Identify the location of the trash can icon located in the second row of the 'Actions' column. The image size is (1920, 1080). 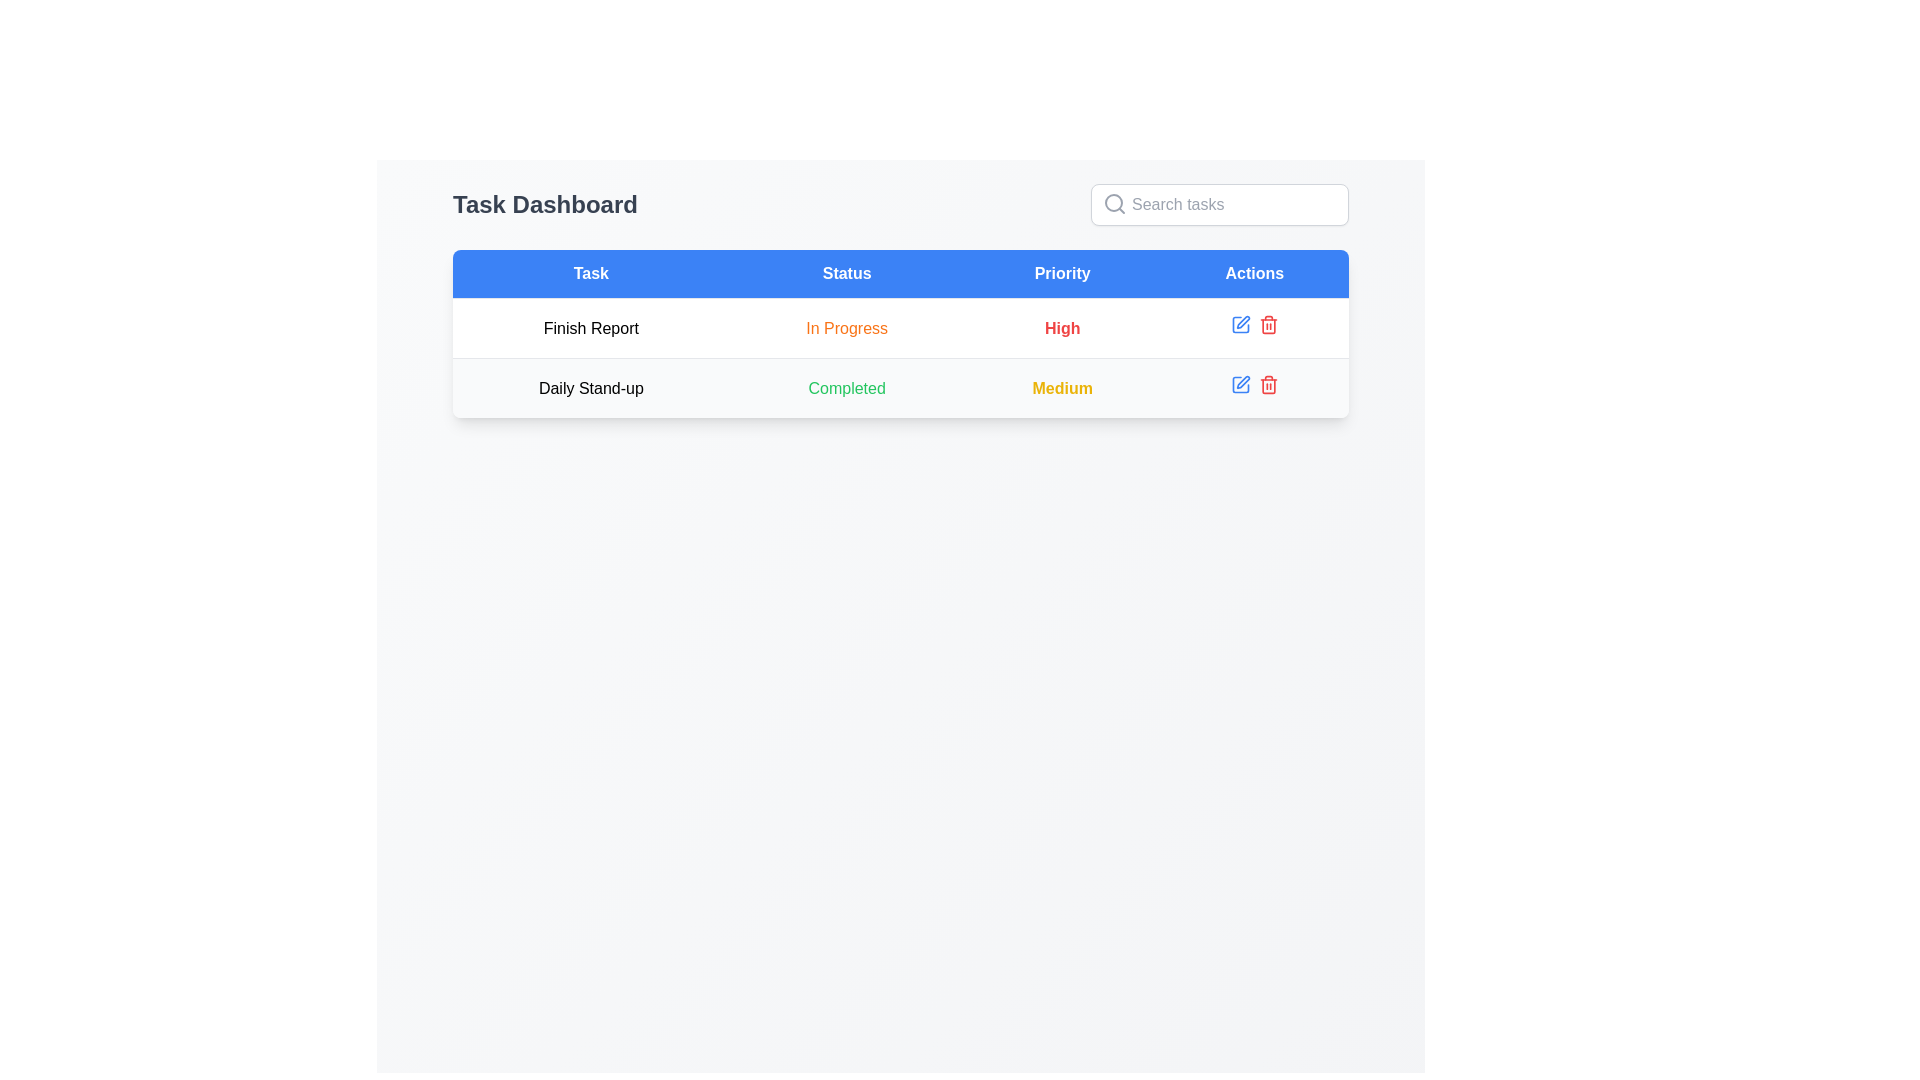
(1267, 325).